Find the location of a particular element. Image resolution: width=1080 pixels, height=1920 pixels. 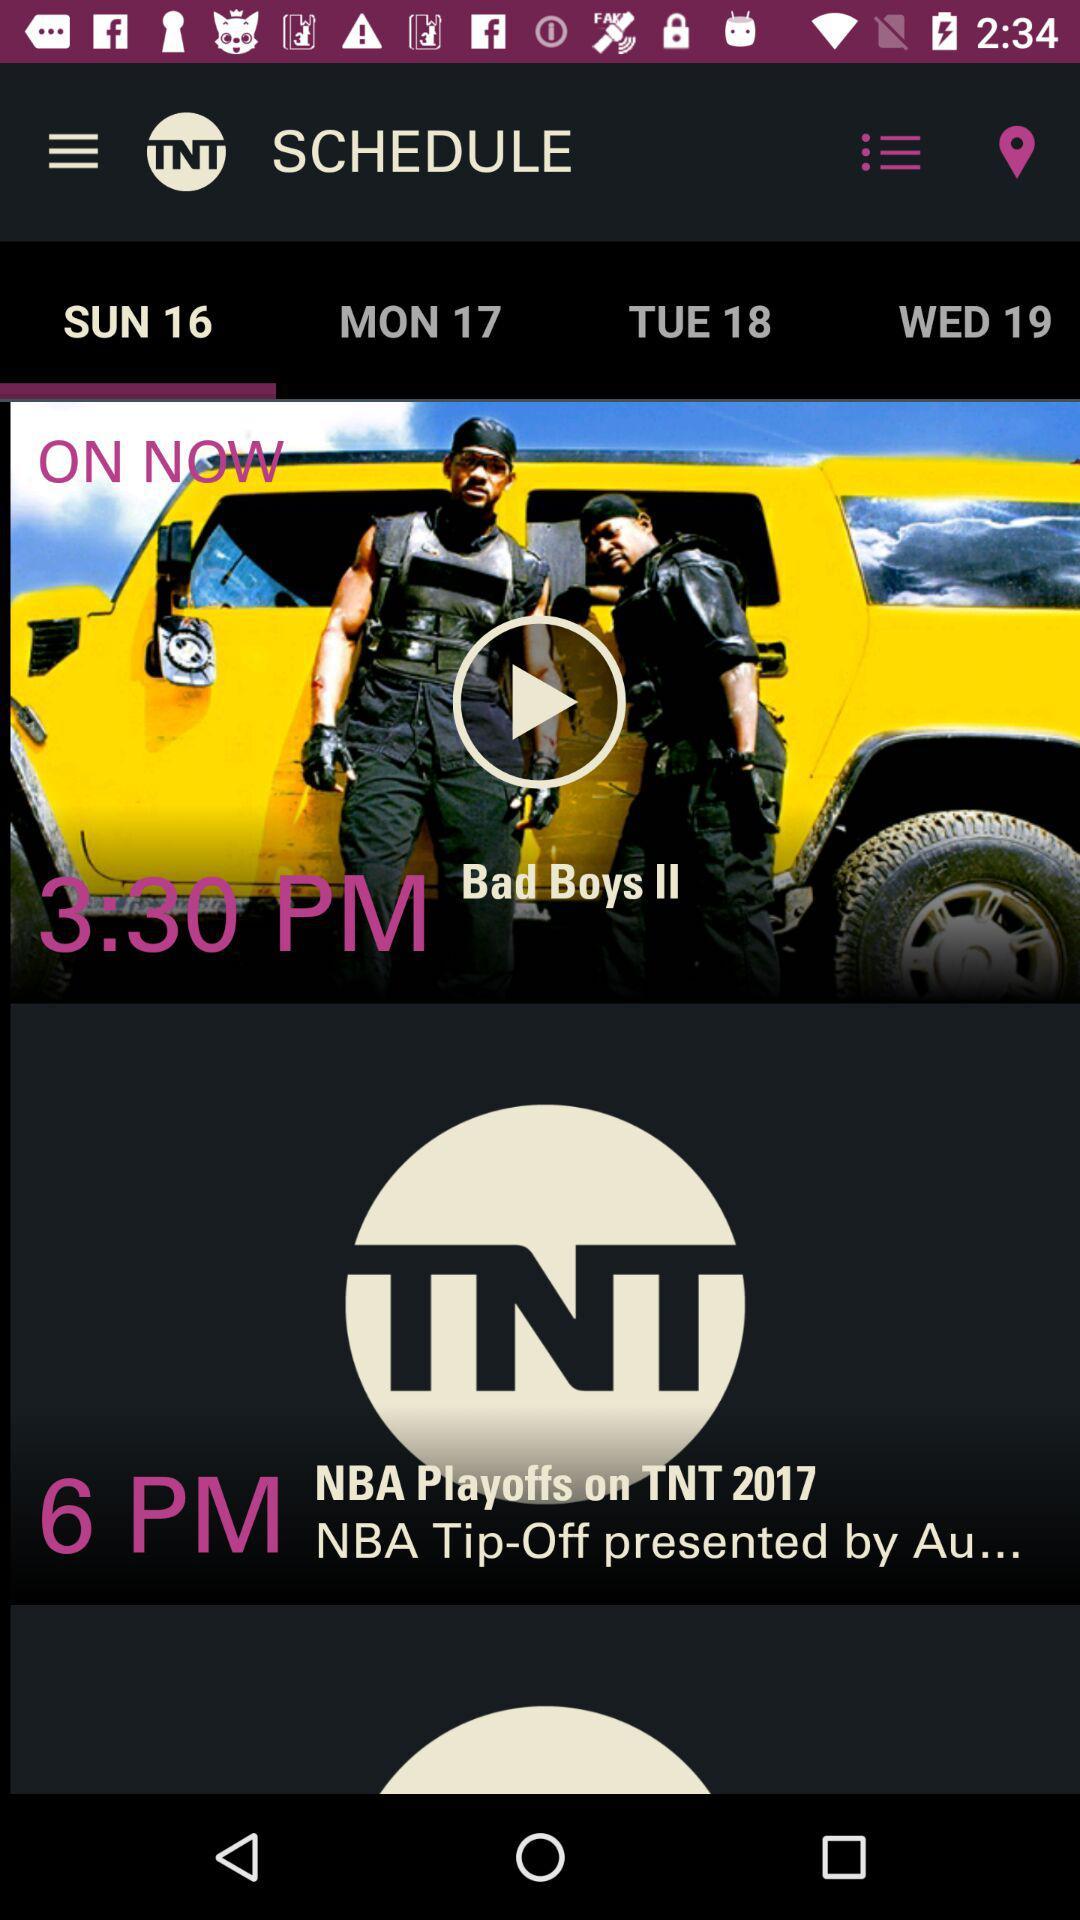

the item next to the tue 18 is located at coordinates (956, 320).